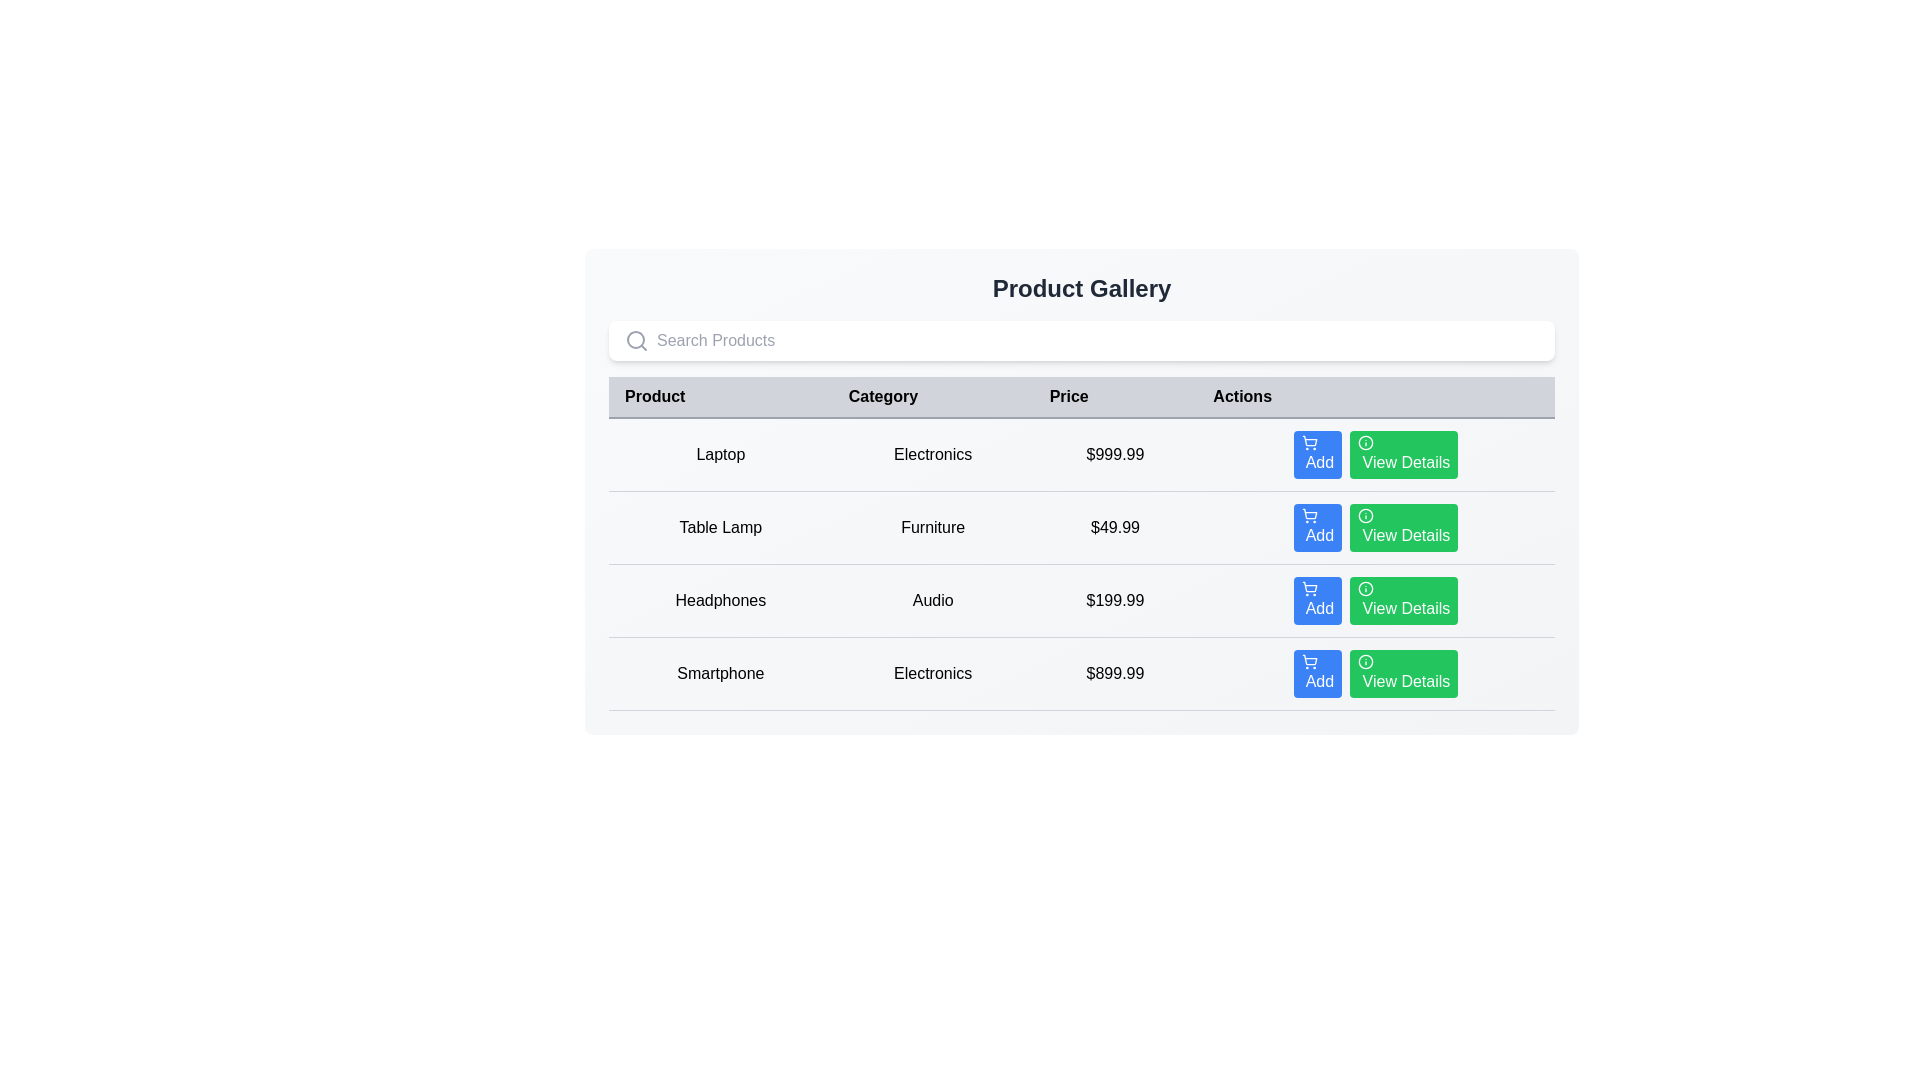 Image resolution: width=1920 pixels, height=1080 pixels. I want to click on the two buttons in the 'Actions' column of the table row corresponding to the product 'Laptop', so click(1375, 454).